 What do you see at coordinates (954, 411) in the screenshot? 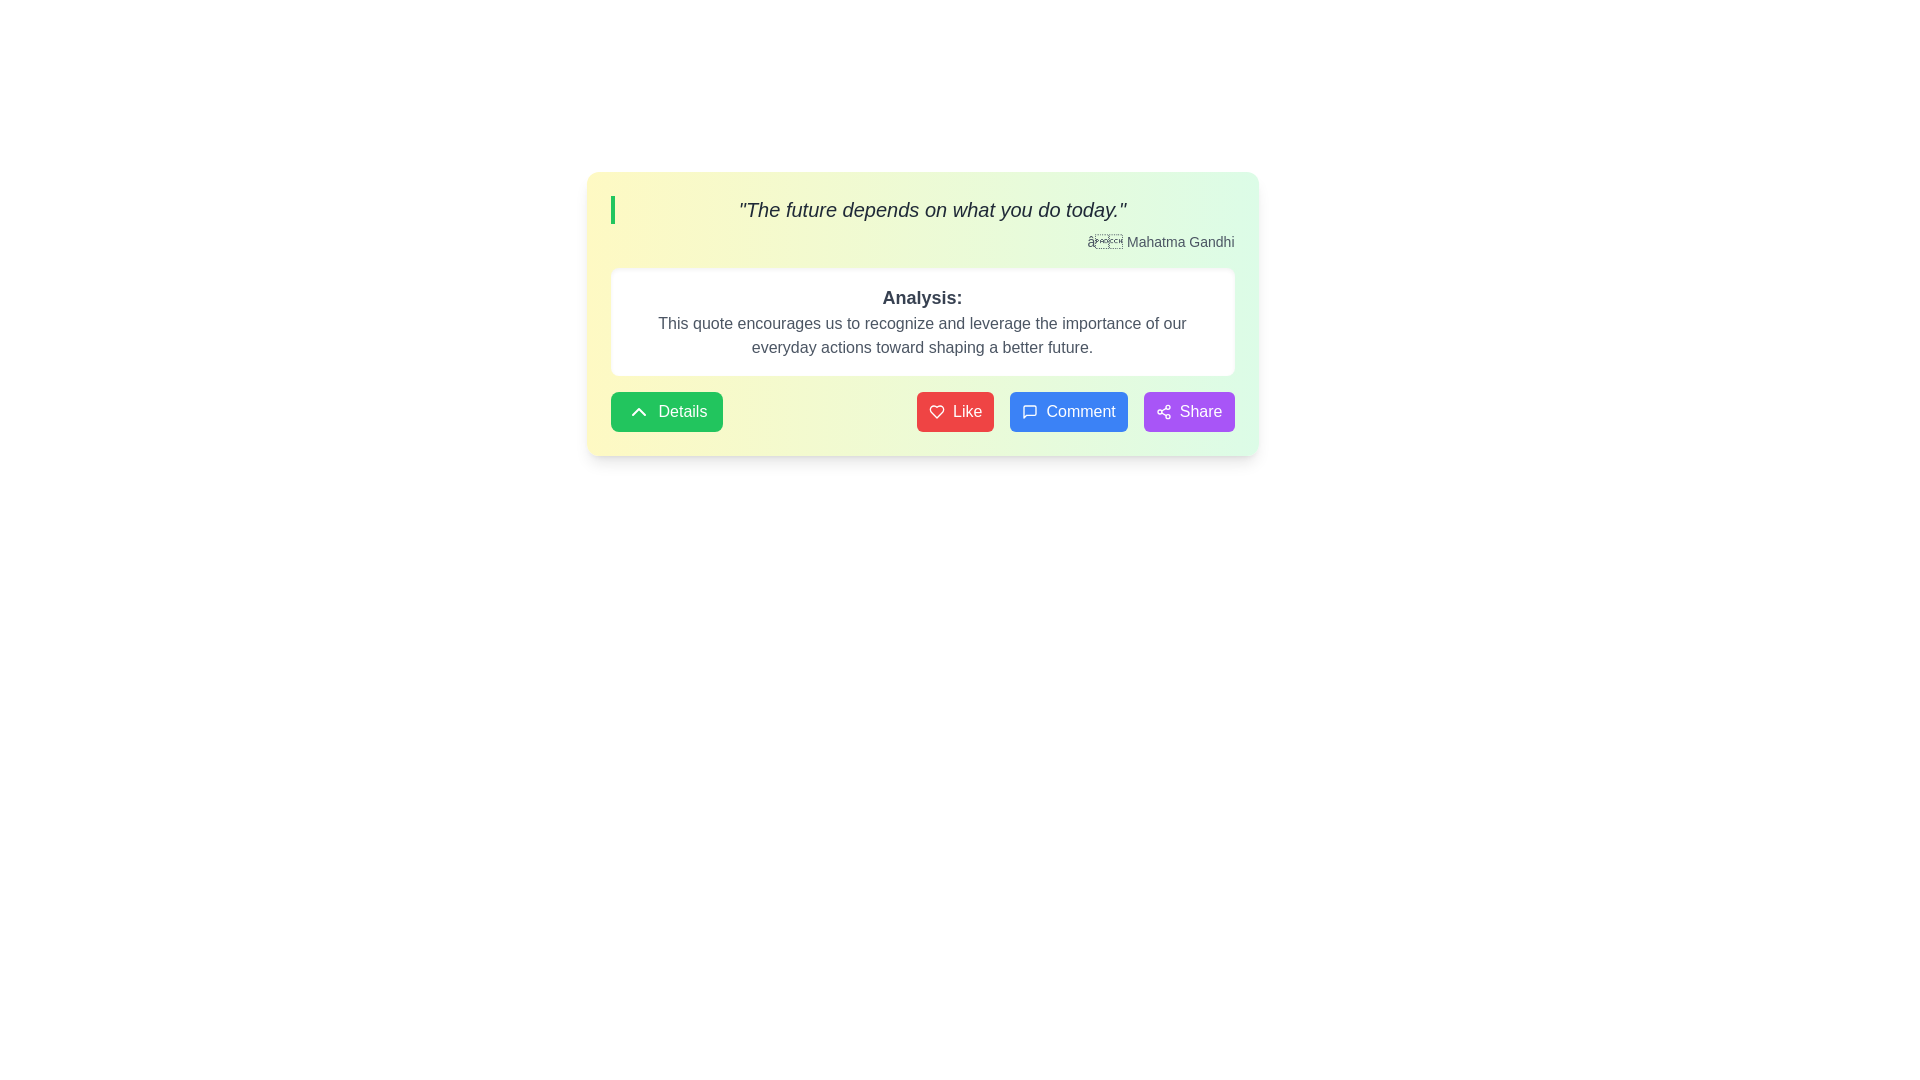
I see `the 'Like' button, which is the first button in a horizontal sequence of three buttons located centrally at the bottom of a rectangular card, to like the associated content` at bounding box center [954, 411].